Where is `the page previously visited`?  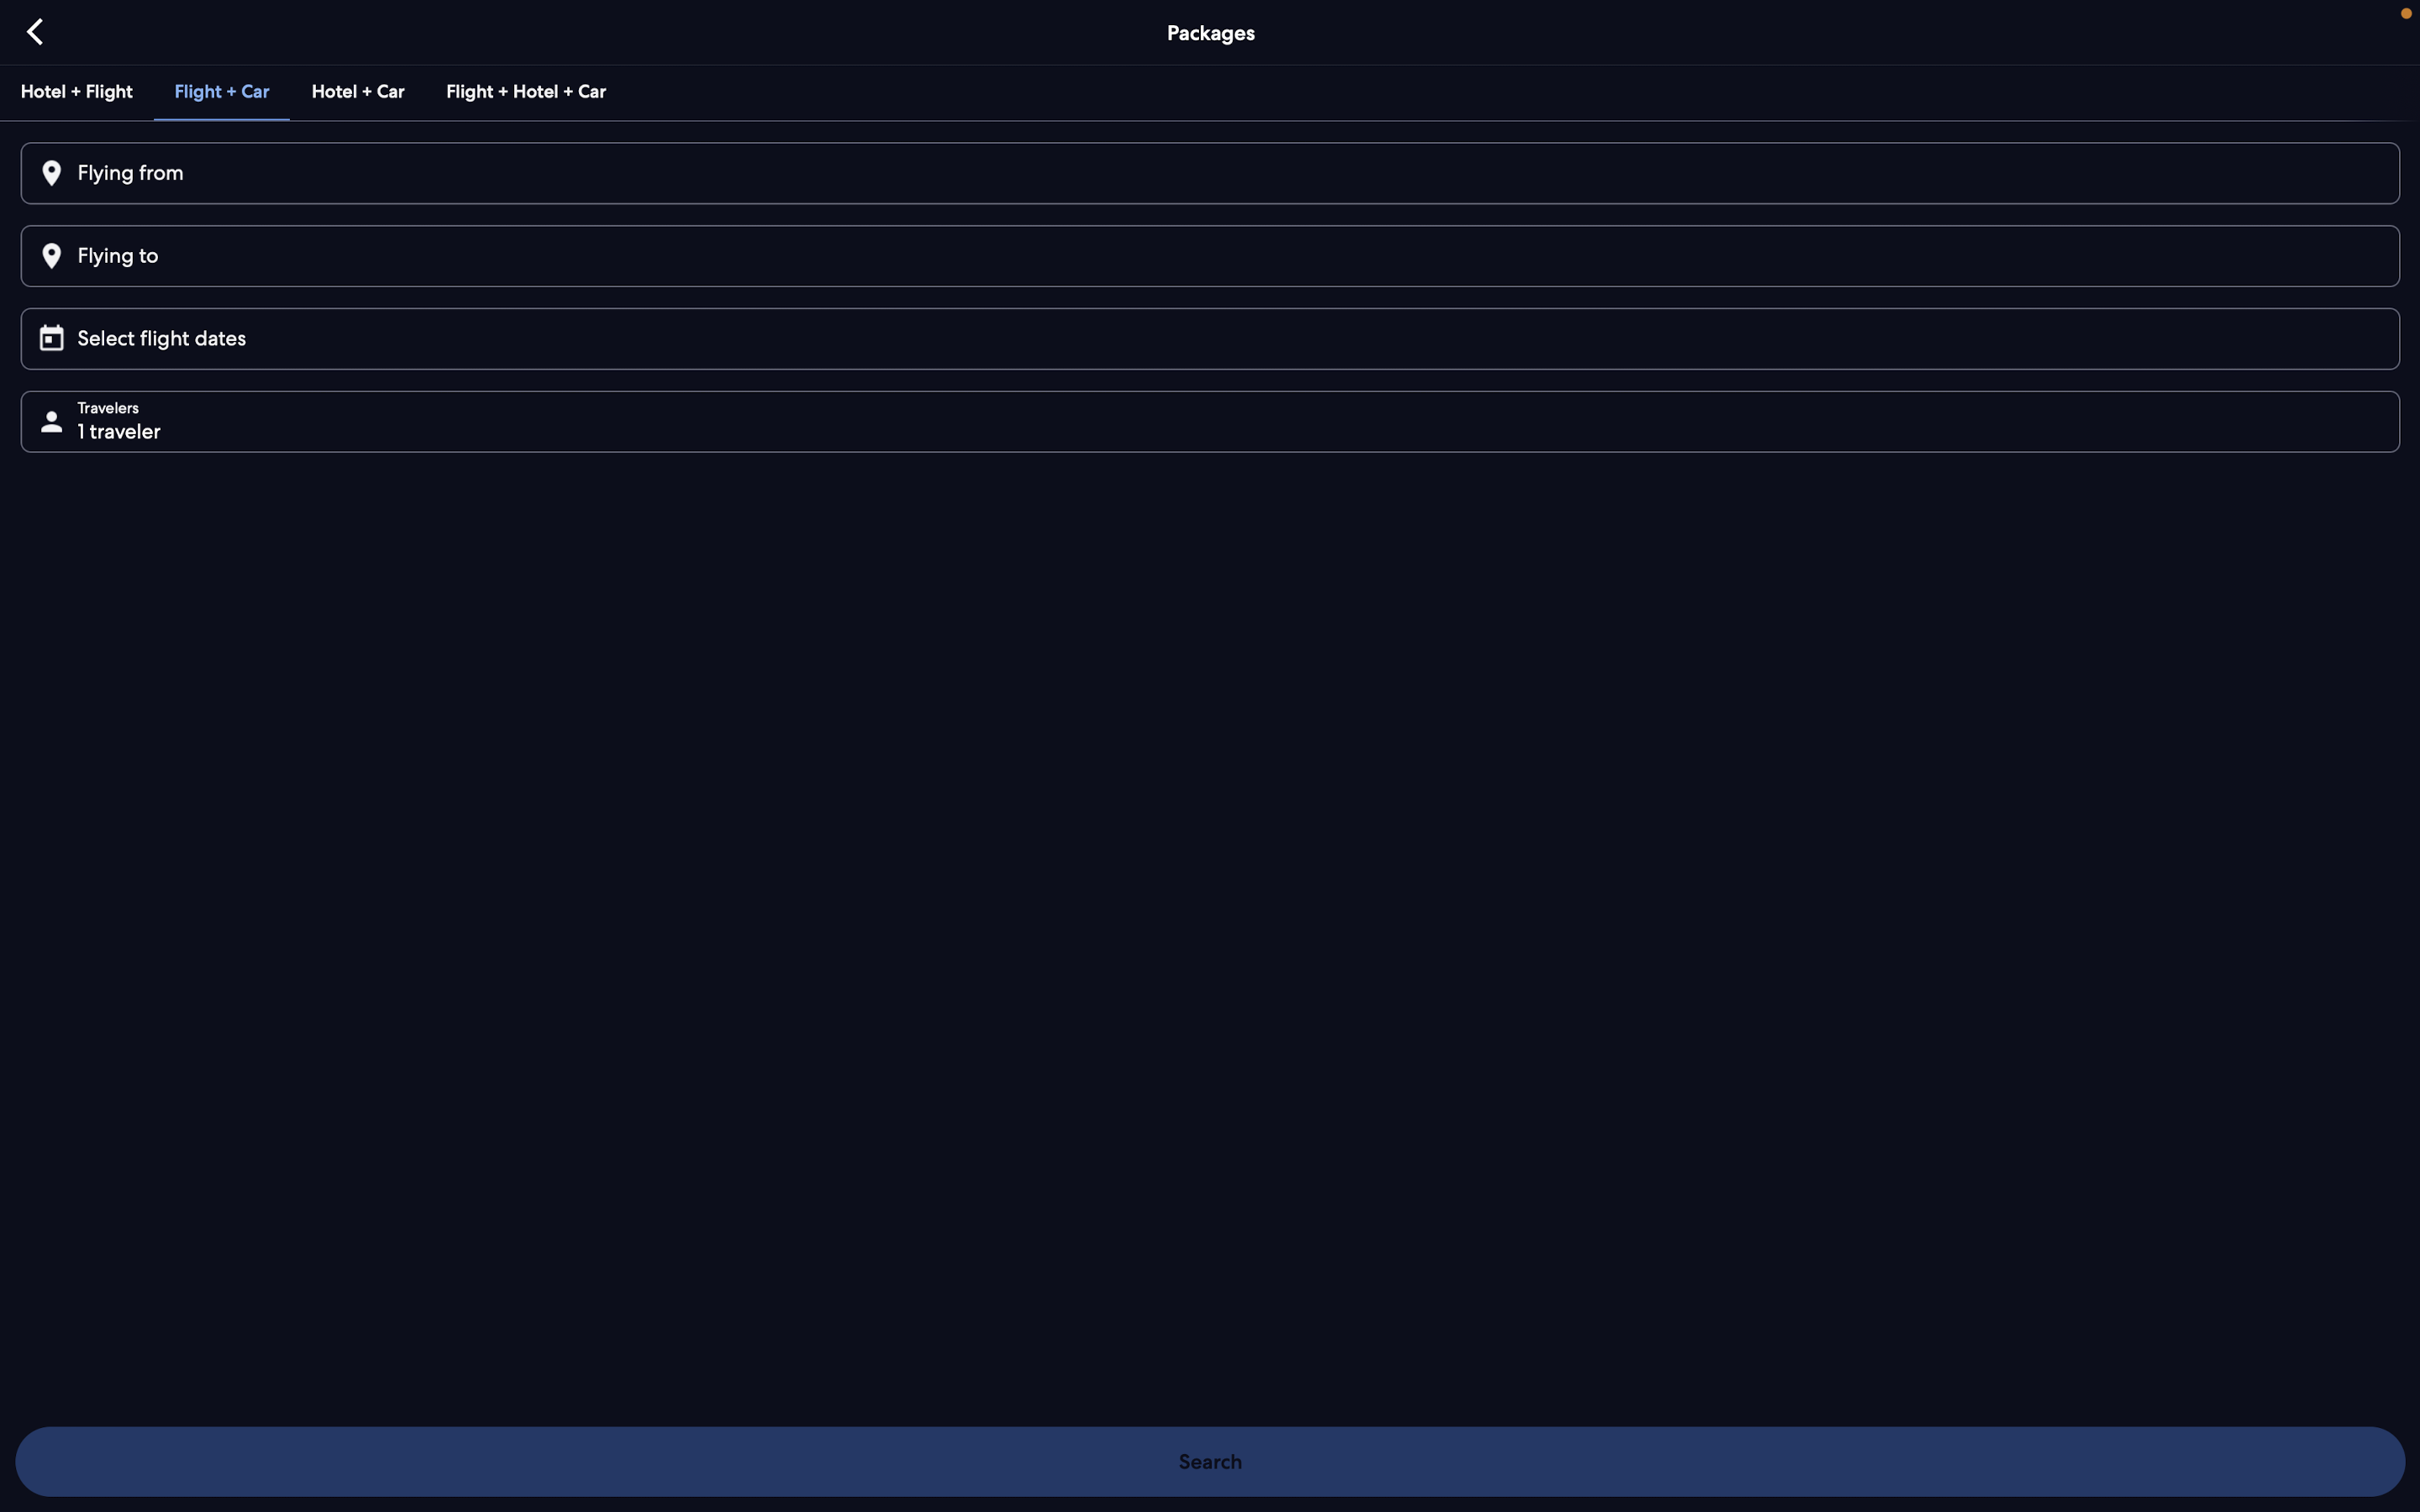
the page previously visited is located at coordinates (36, 30).